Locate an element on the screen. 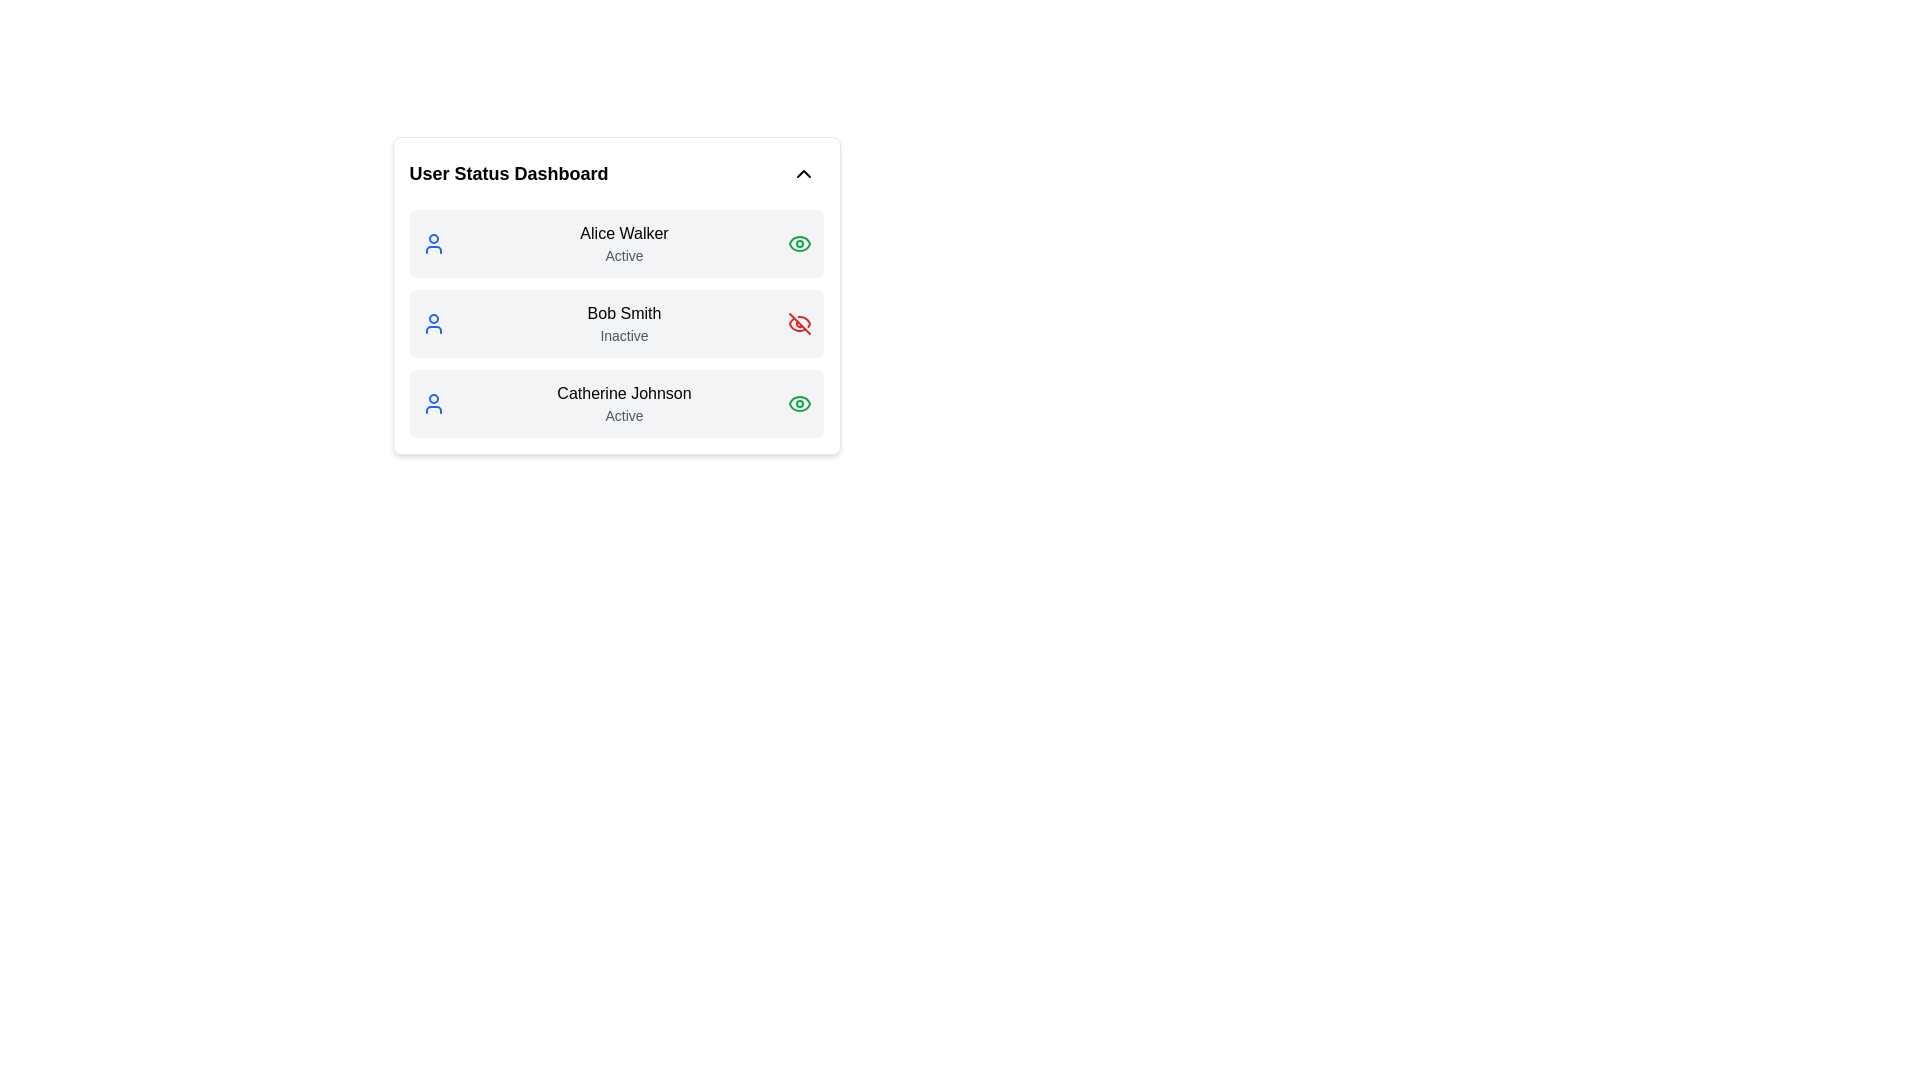 This screenshot has height=1080, width=1920. name displayed in the text label element that shows 'Catherine Johnson', which is part of a user entry in the 'User Status Dashboard' is located at coordinates (623, 393).